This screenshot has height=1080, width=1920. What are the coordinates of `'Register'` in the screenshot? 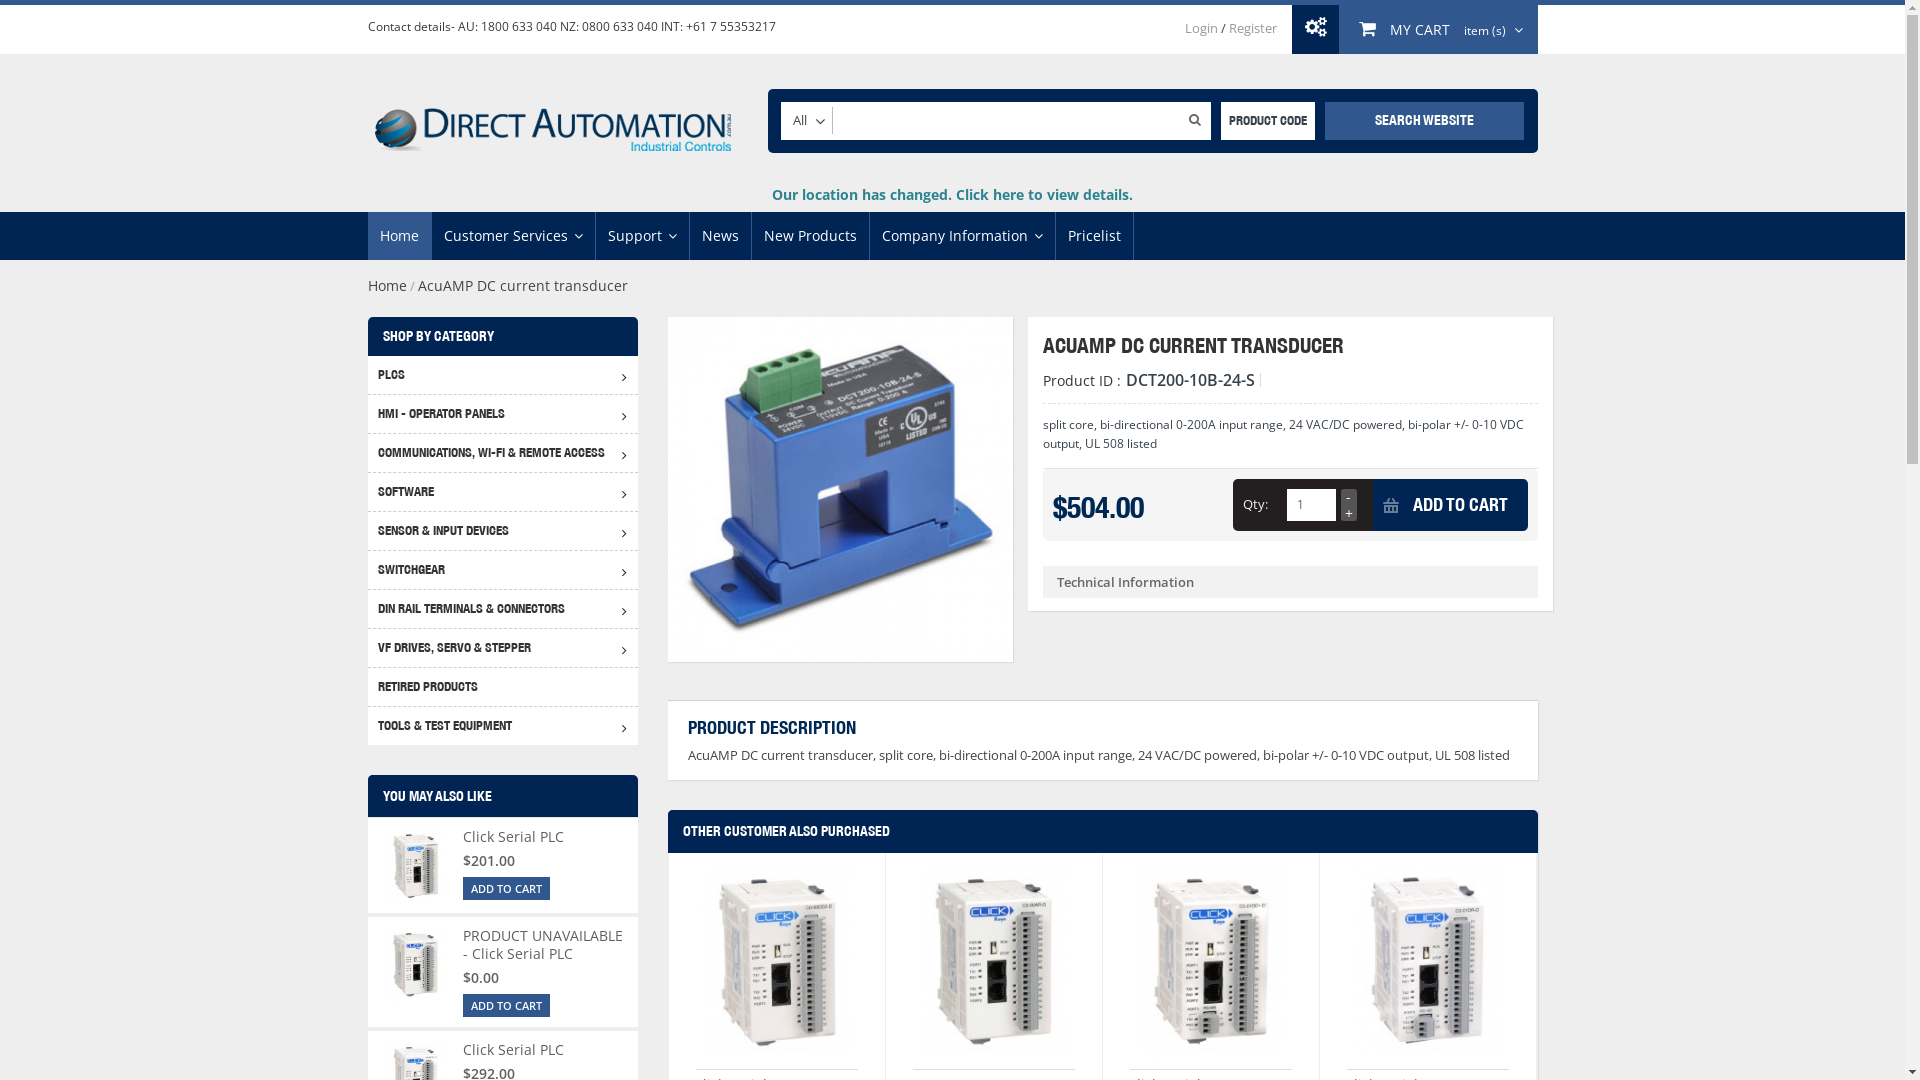 It's located at (1251, 27).